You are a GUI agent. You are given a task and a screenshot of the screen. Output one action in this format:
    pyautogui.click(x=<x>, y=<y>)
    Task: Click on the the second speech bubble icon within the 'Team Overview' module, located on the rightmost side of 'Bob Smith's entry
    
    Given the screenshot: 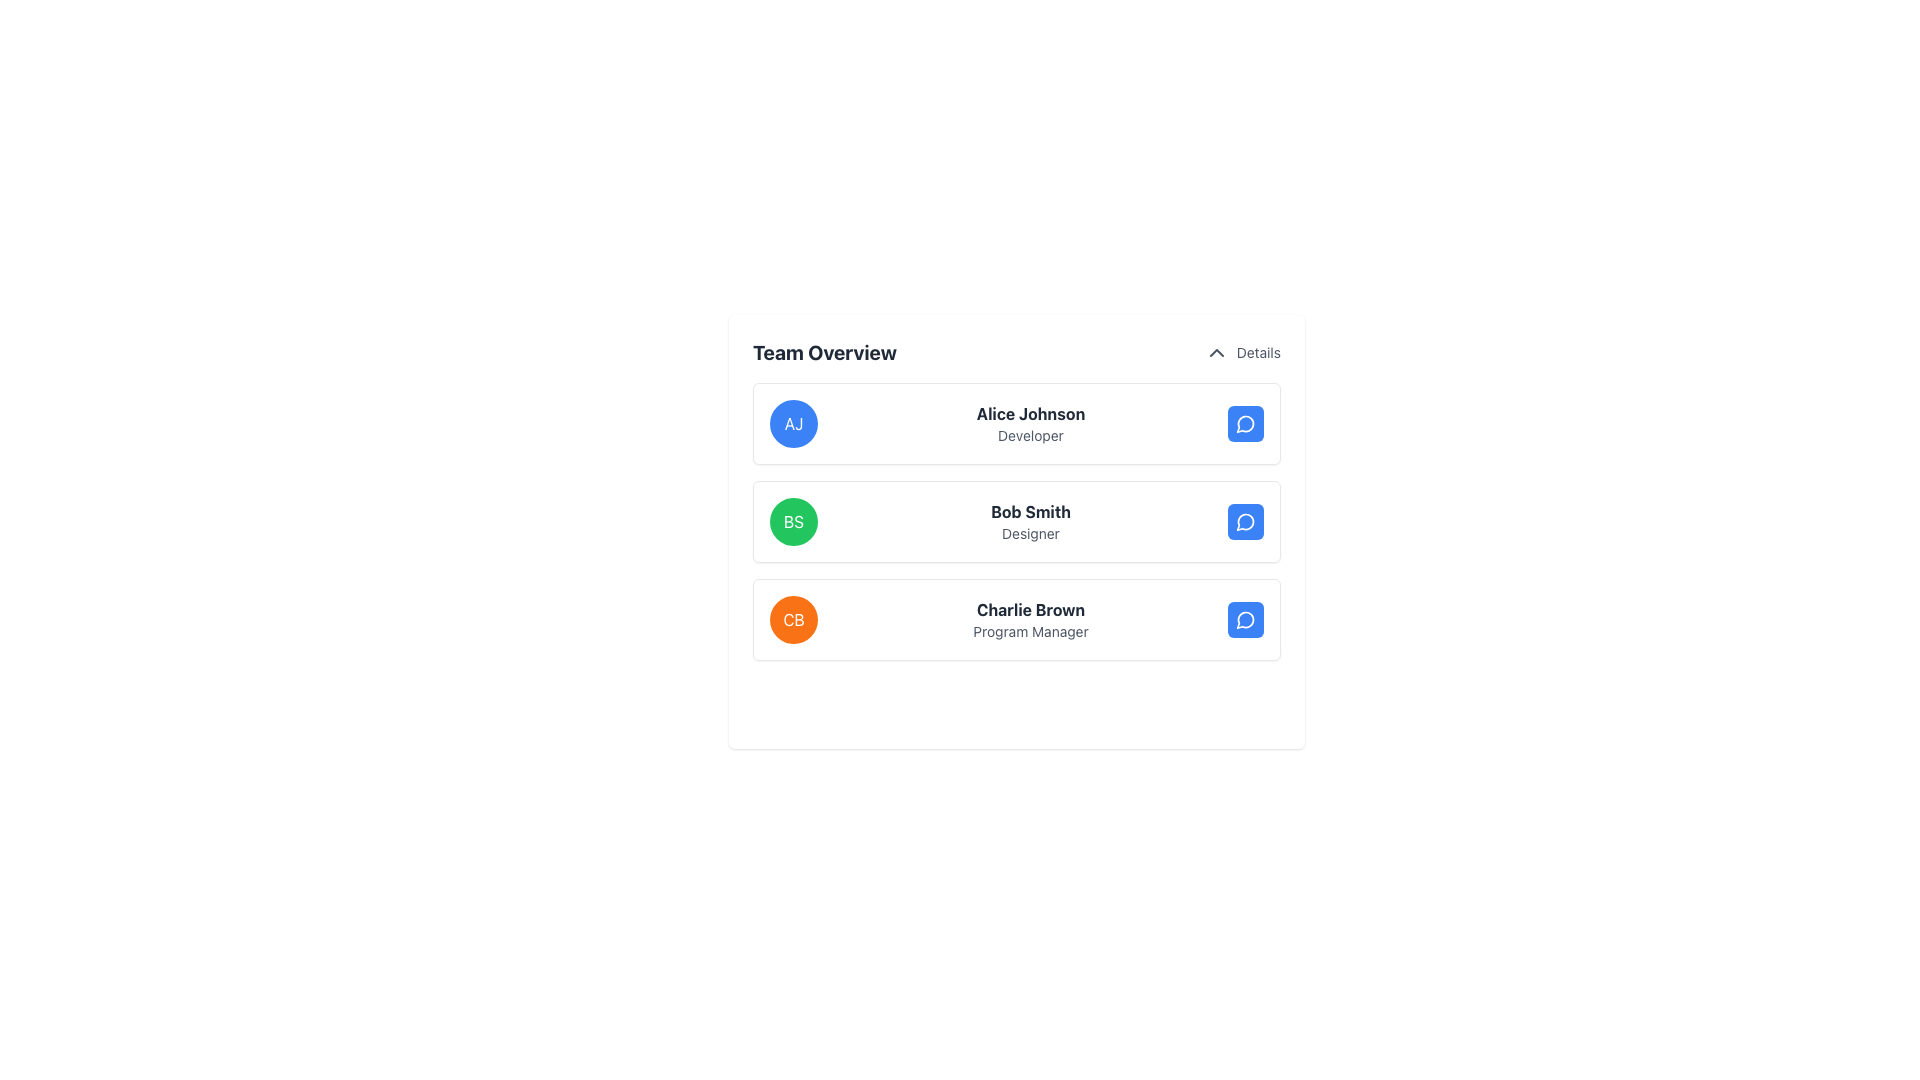 What is the action you would take?
    pyautogui.click(x=1245, y=520)
    